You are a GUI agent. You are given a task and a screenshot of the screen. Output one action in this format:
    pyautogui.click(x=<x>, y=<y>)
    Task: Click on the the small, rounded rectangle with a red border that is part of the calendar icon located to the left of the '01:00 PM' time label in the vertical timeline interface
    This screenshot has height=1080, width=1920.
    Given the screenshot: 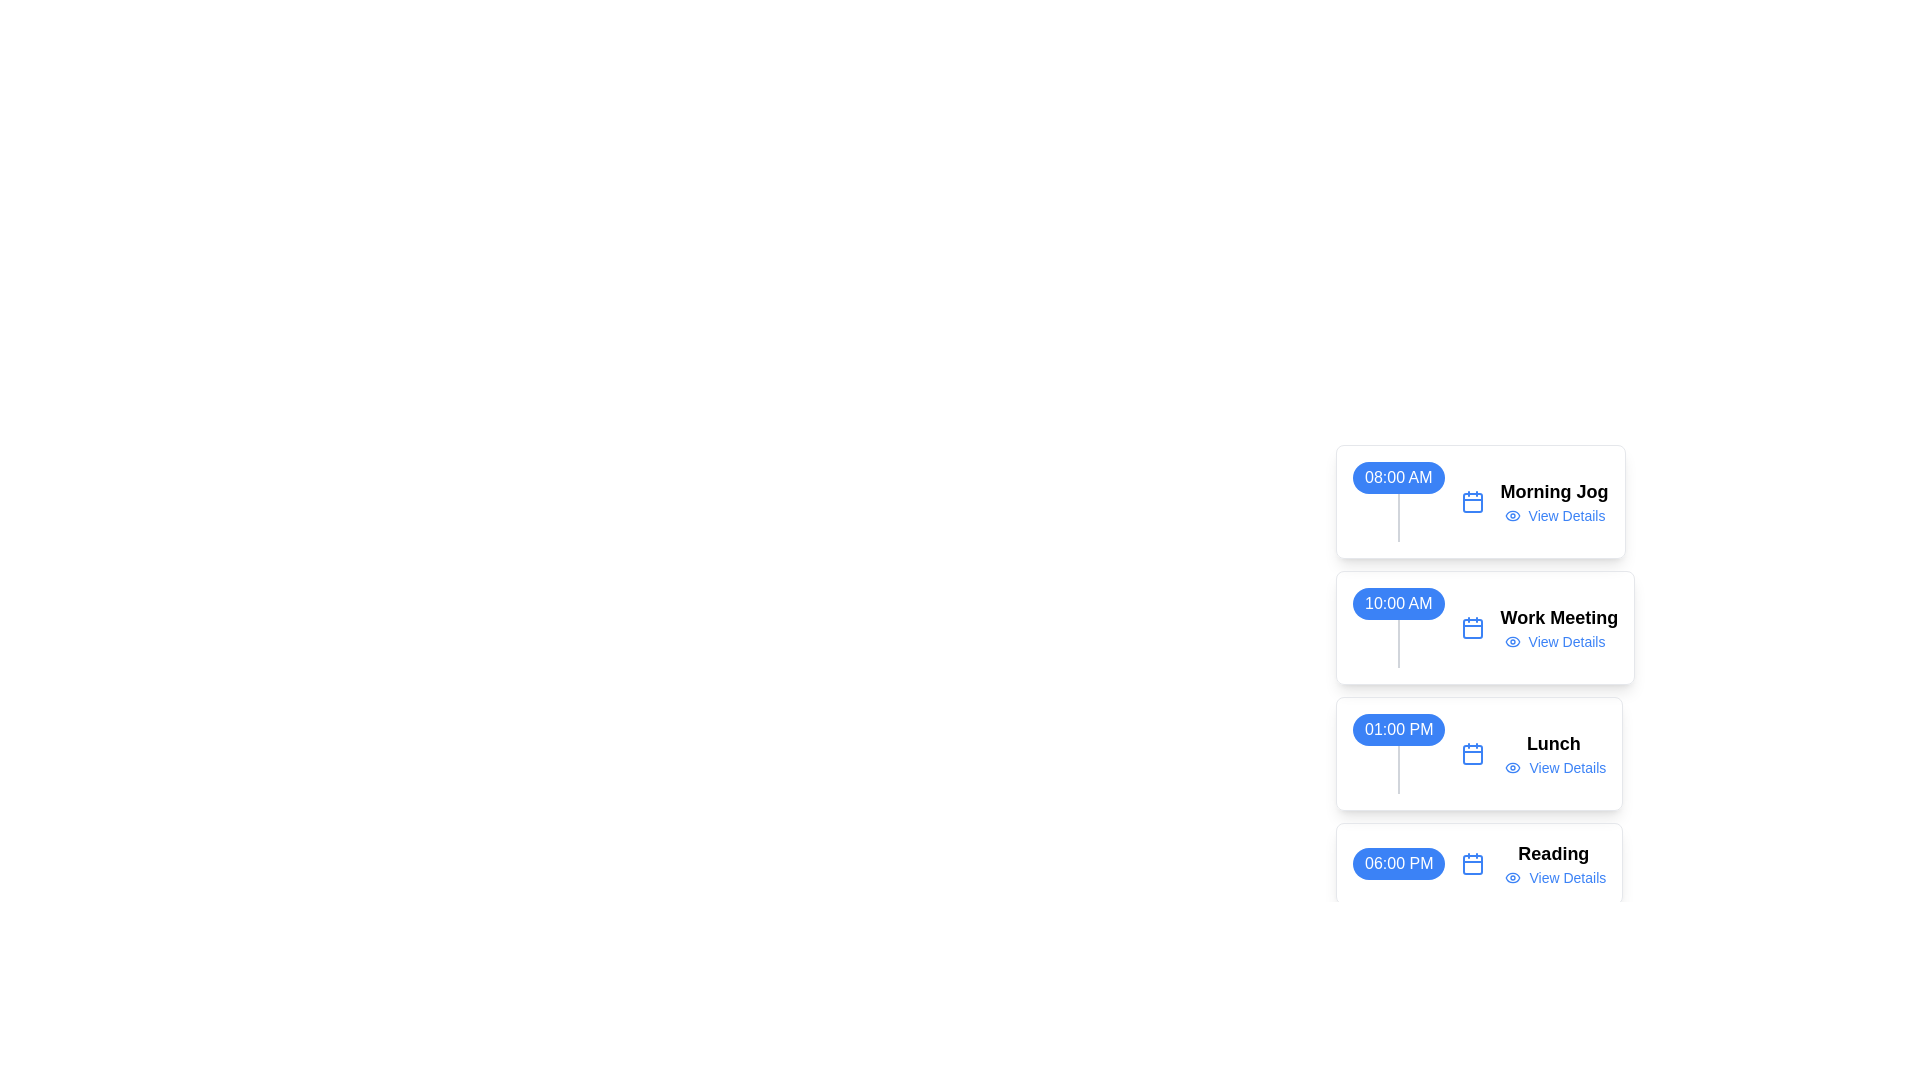 What is the action you would take?
    pyautogui.click(x=1473, y=755)
    